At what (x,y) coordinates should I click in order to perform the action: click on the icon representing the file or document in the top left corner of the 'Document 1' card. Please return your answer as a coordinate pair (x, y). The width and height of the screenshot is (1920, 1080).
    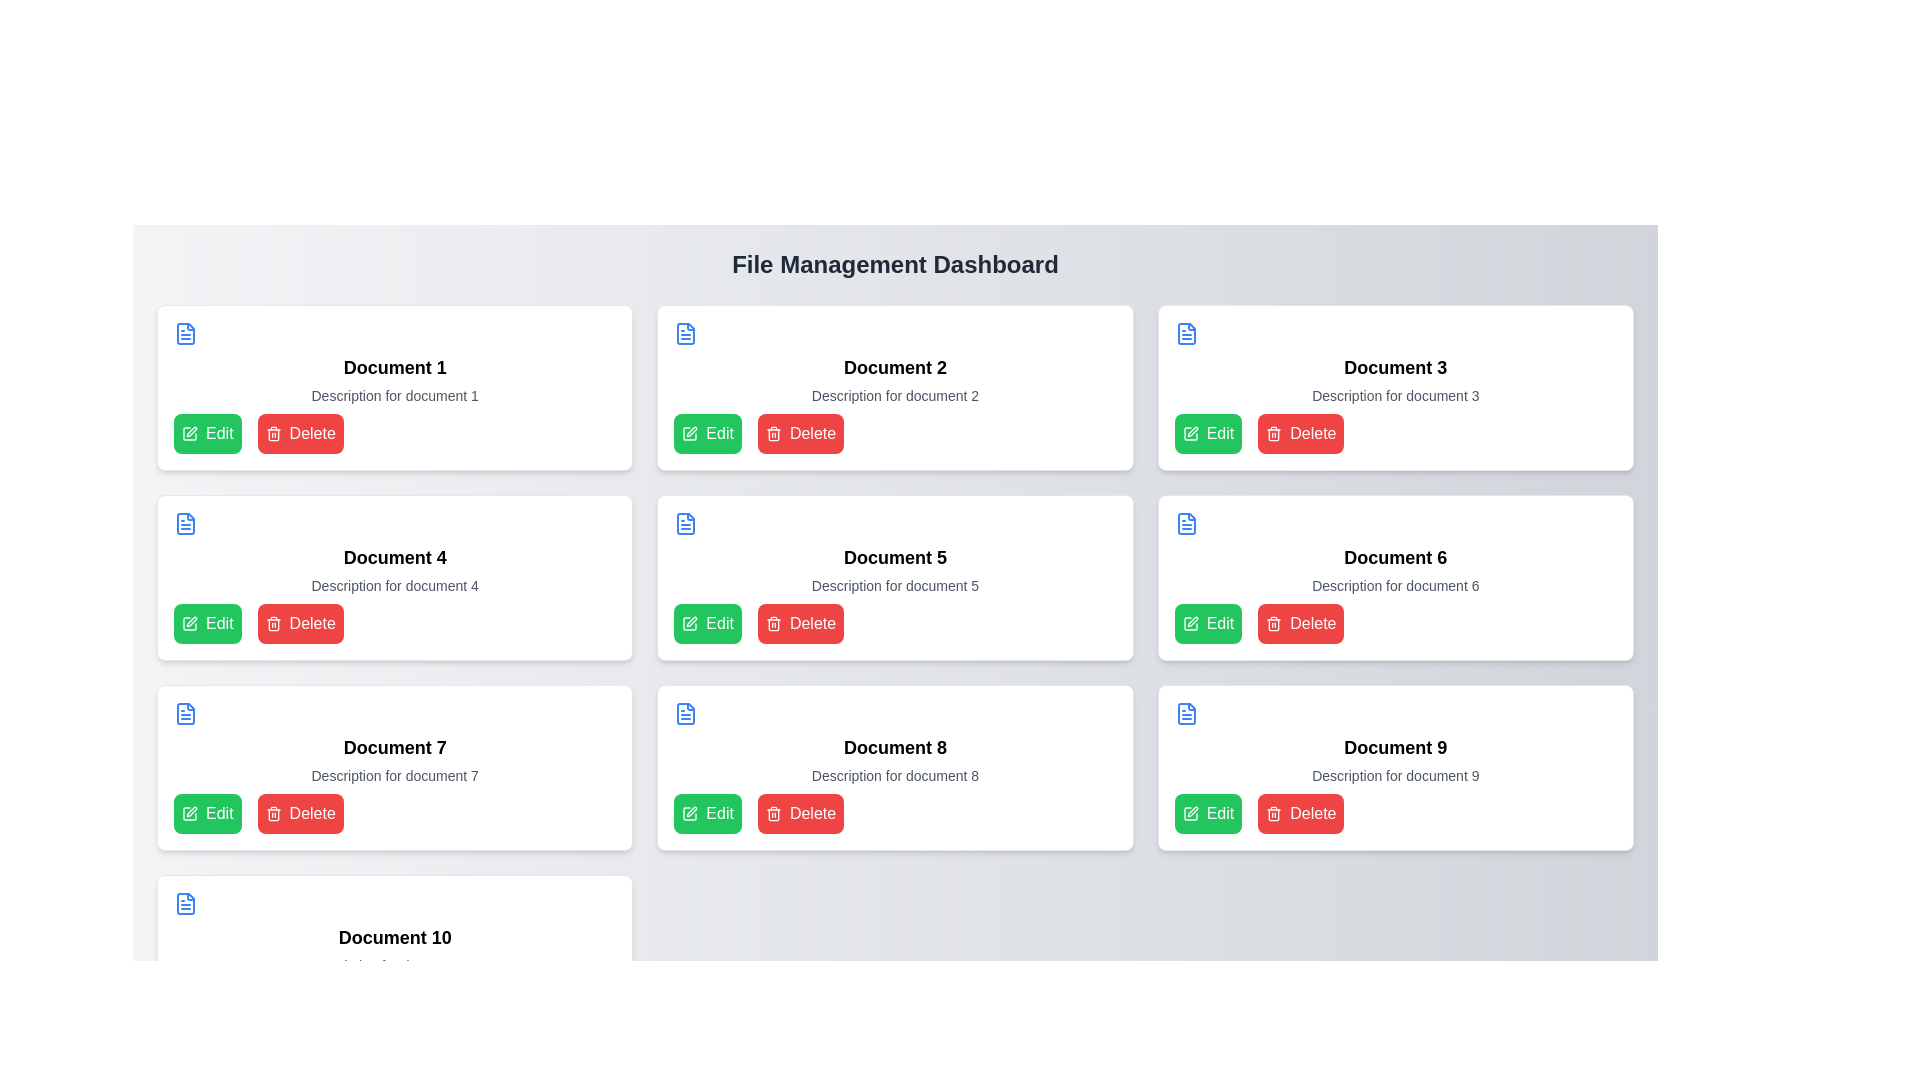
    Looking at the image, I should click on (186, 333).